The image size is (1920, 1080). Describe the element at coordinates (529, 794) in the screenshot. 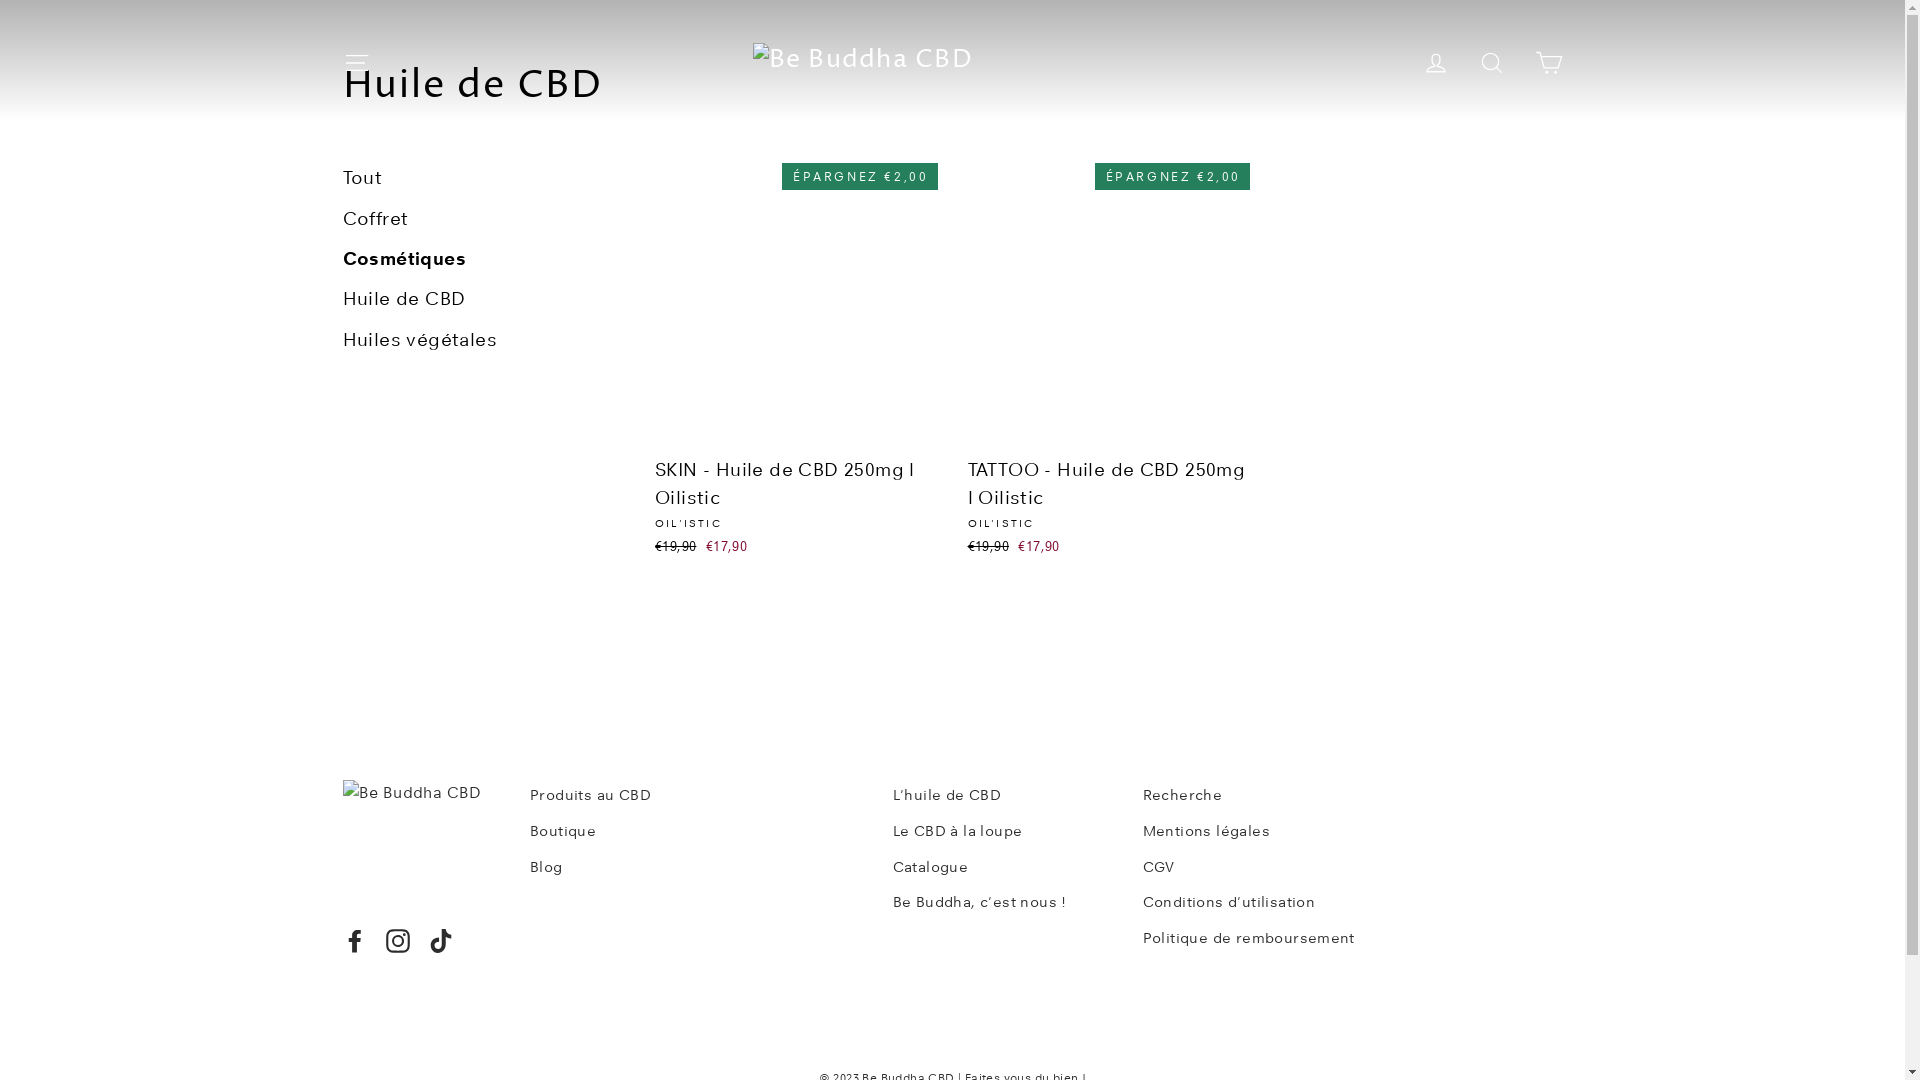

I see `'Produits au CBD'` at that location.